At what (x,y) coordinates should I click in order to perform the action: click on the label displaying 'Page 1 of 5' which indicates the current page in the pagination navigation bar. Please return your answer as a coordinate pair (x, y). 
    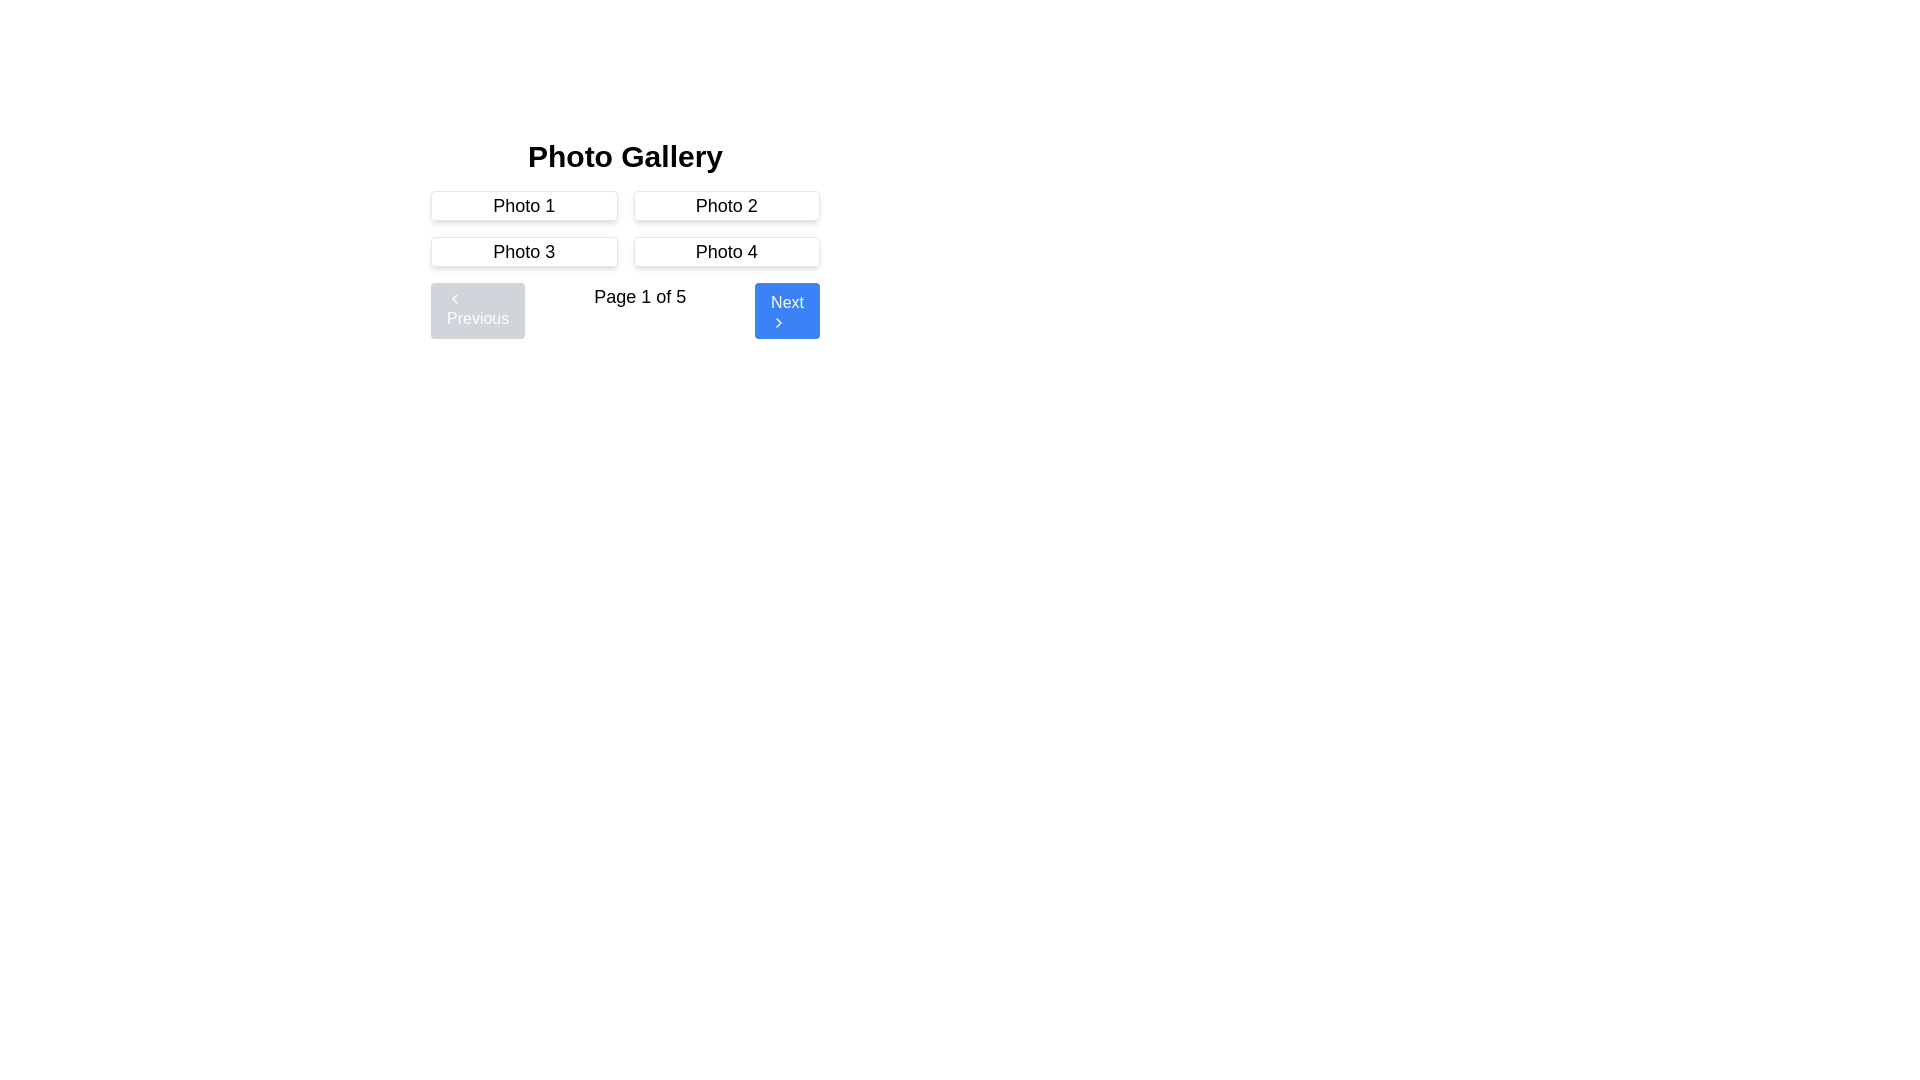
    Looking at the image, I should click on (640, 311).